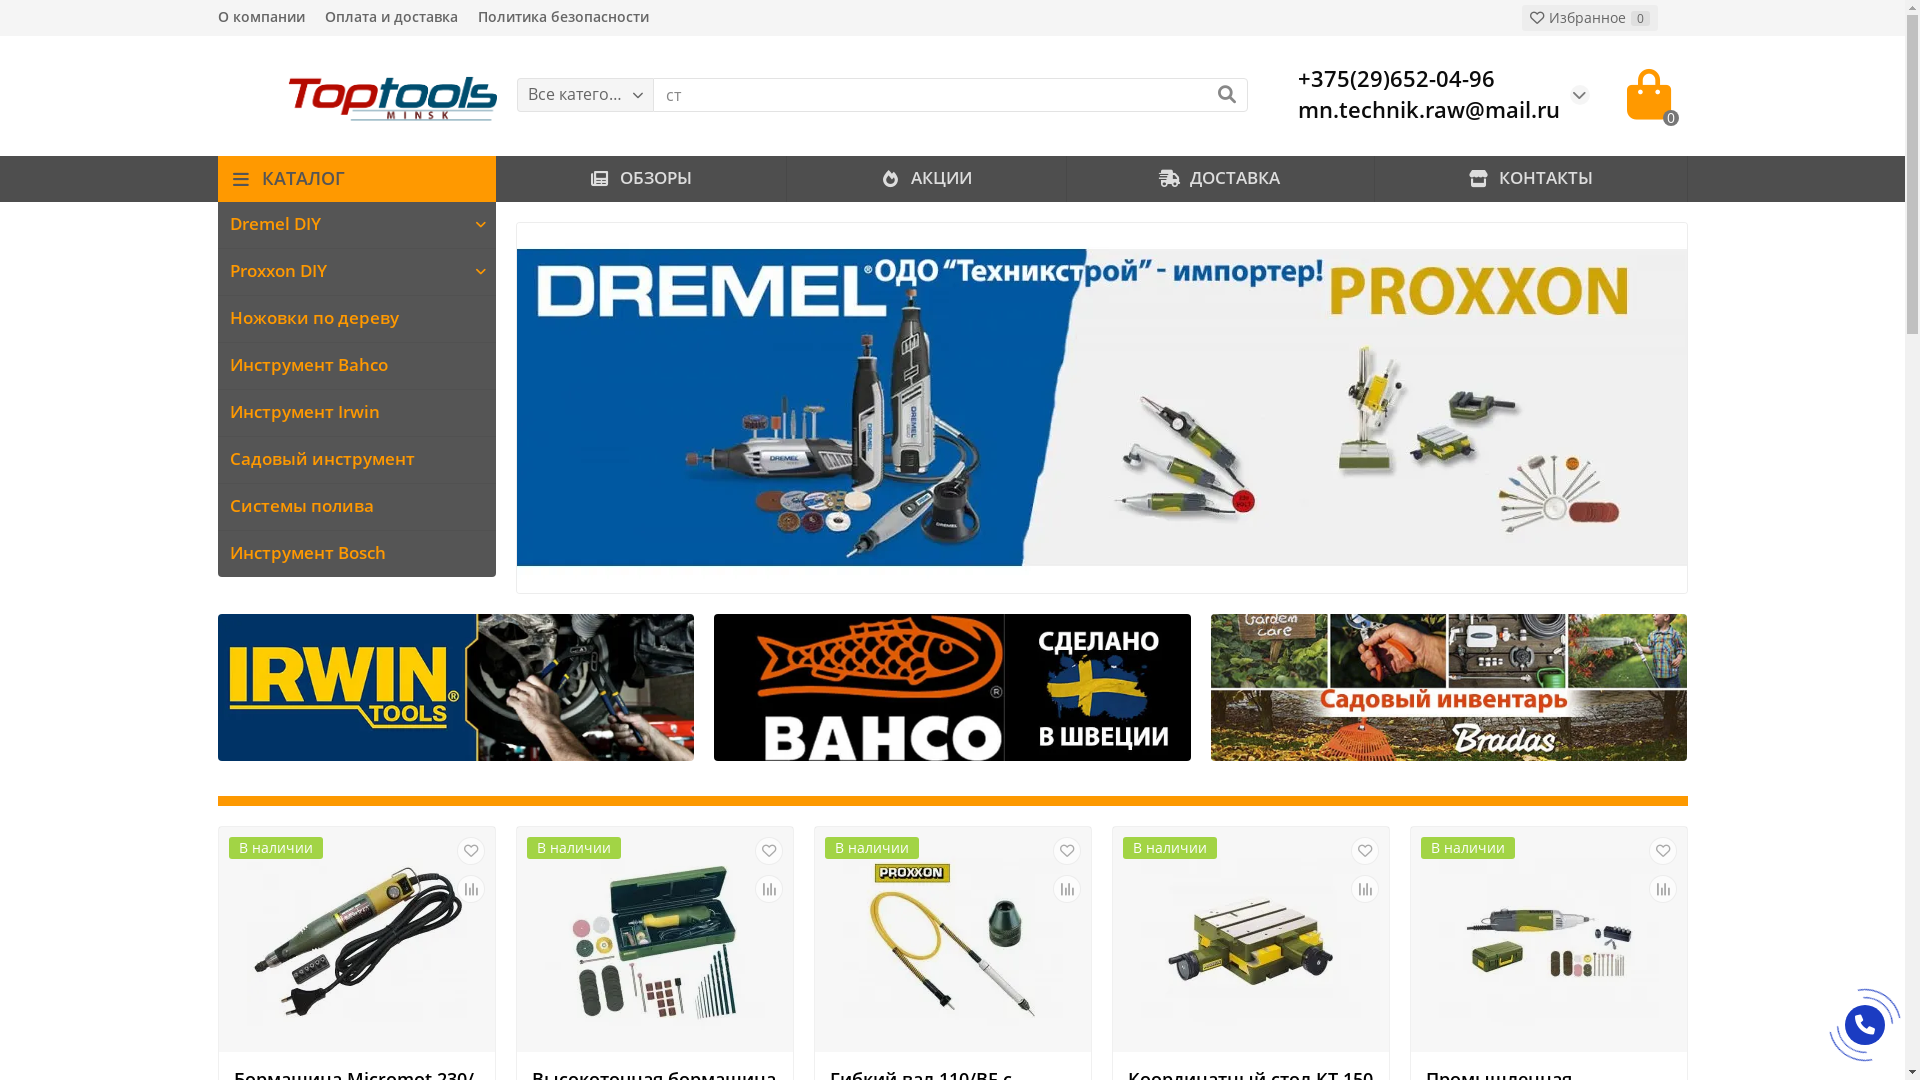 This screenshot has width=1920, height=1080. What do you see at coordinates (341, 224) in the screenshot?
I see `'Dremel DIY'` at bounding box center [341, 224].